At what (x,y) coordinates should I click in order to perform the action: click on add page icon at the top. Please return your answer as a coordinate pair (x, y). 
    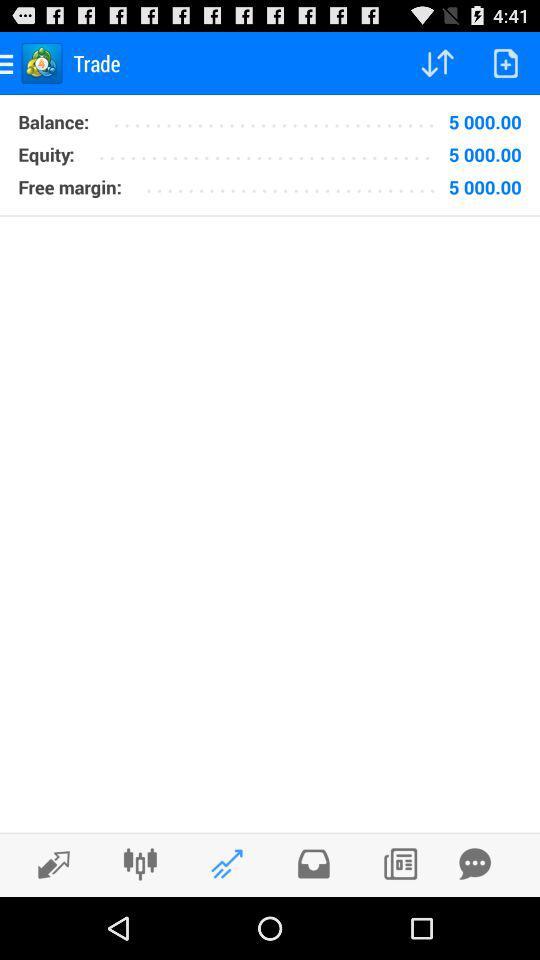
    Looking at the image, I should click on (504, 62).